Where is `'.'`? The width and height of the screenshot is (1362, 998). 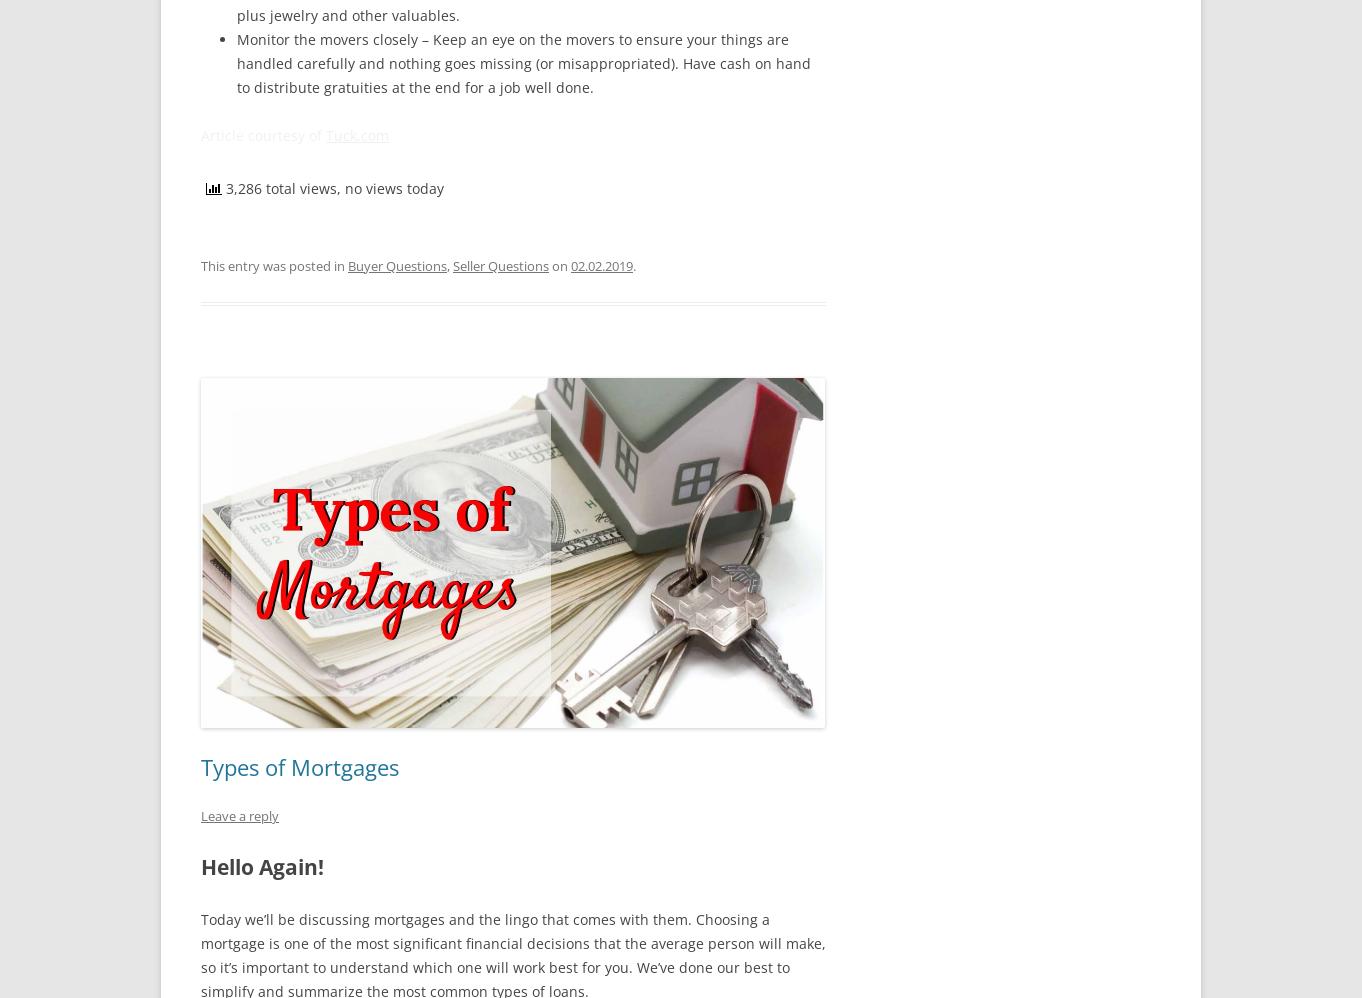 '.' is located at coordinates (632, 264).